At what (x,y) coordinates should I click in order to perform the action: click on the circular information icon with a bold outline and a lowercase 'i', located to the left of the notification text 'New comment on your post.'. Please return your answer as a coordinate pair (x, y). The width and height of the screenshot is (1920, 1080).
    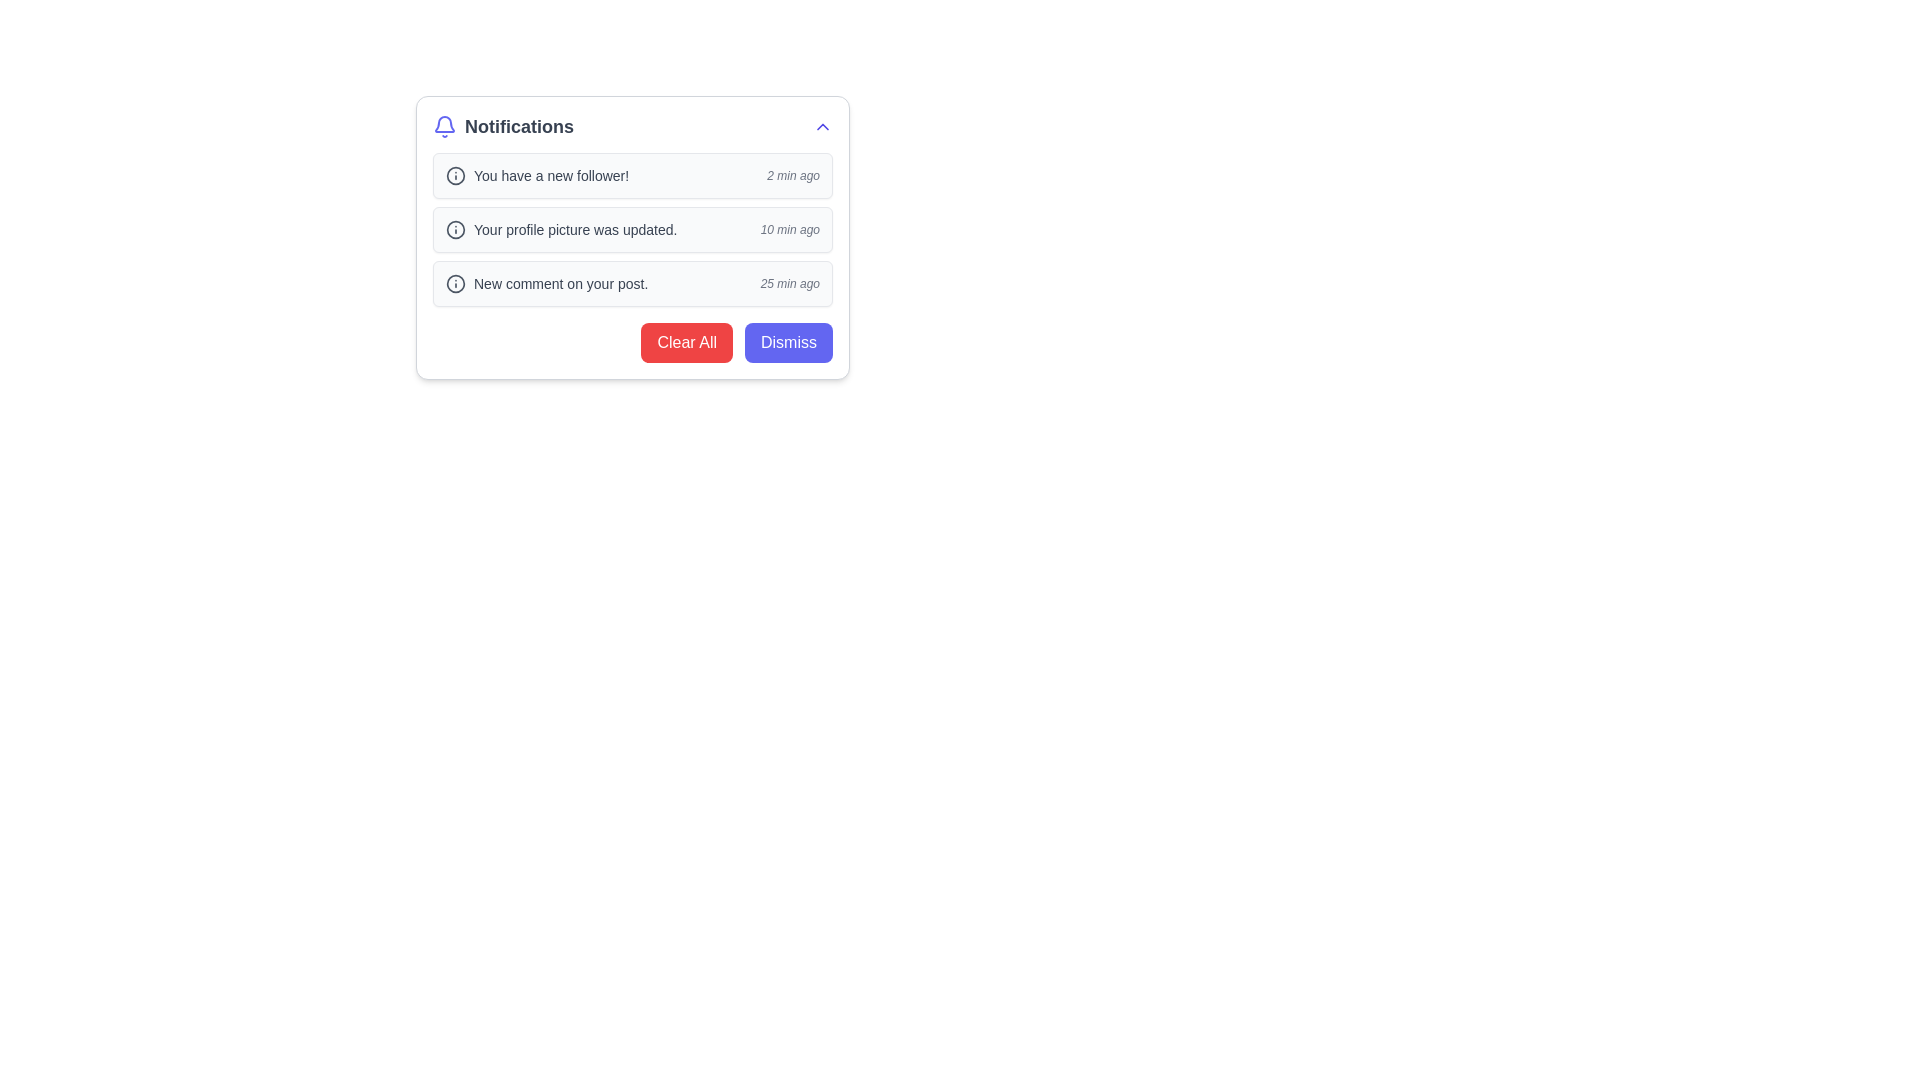
    Looking at the image, I should click on (455, 284).